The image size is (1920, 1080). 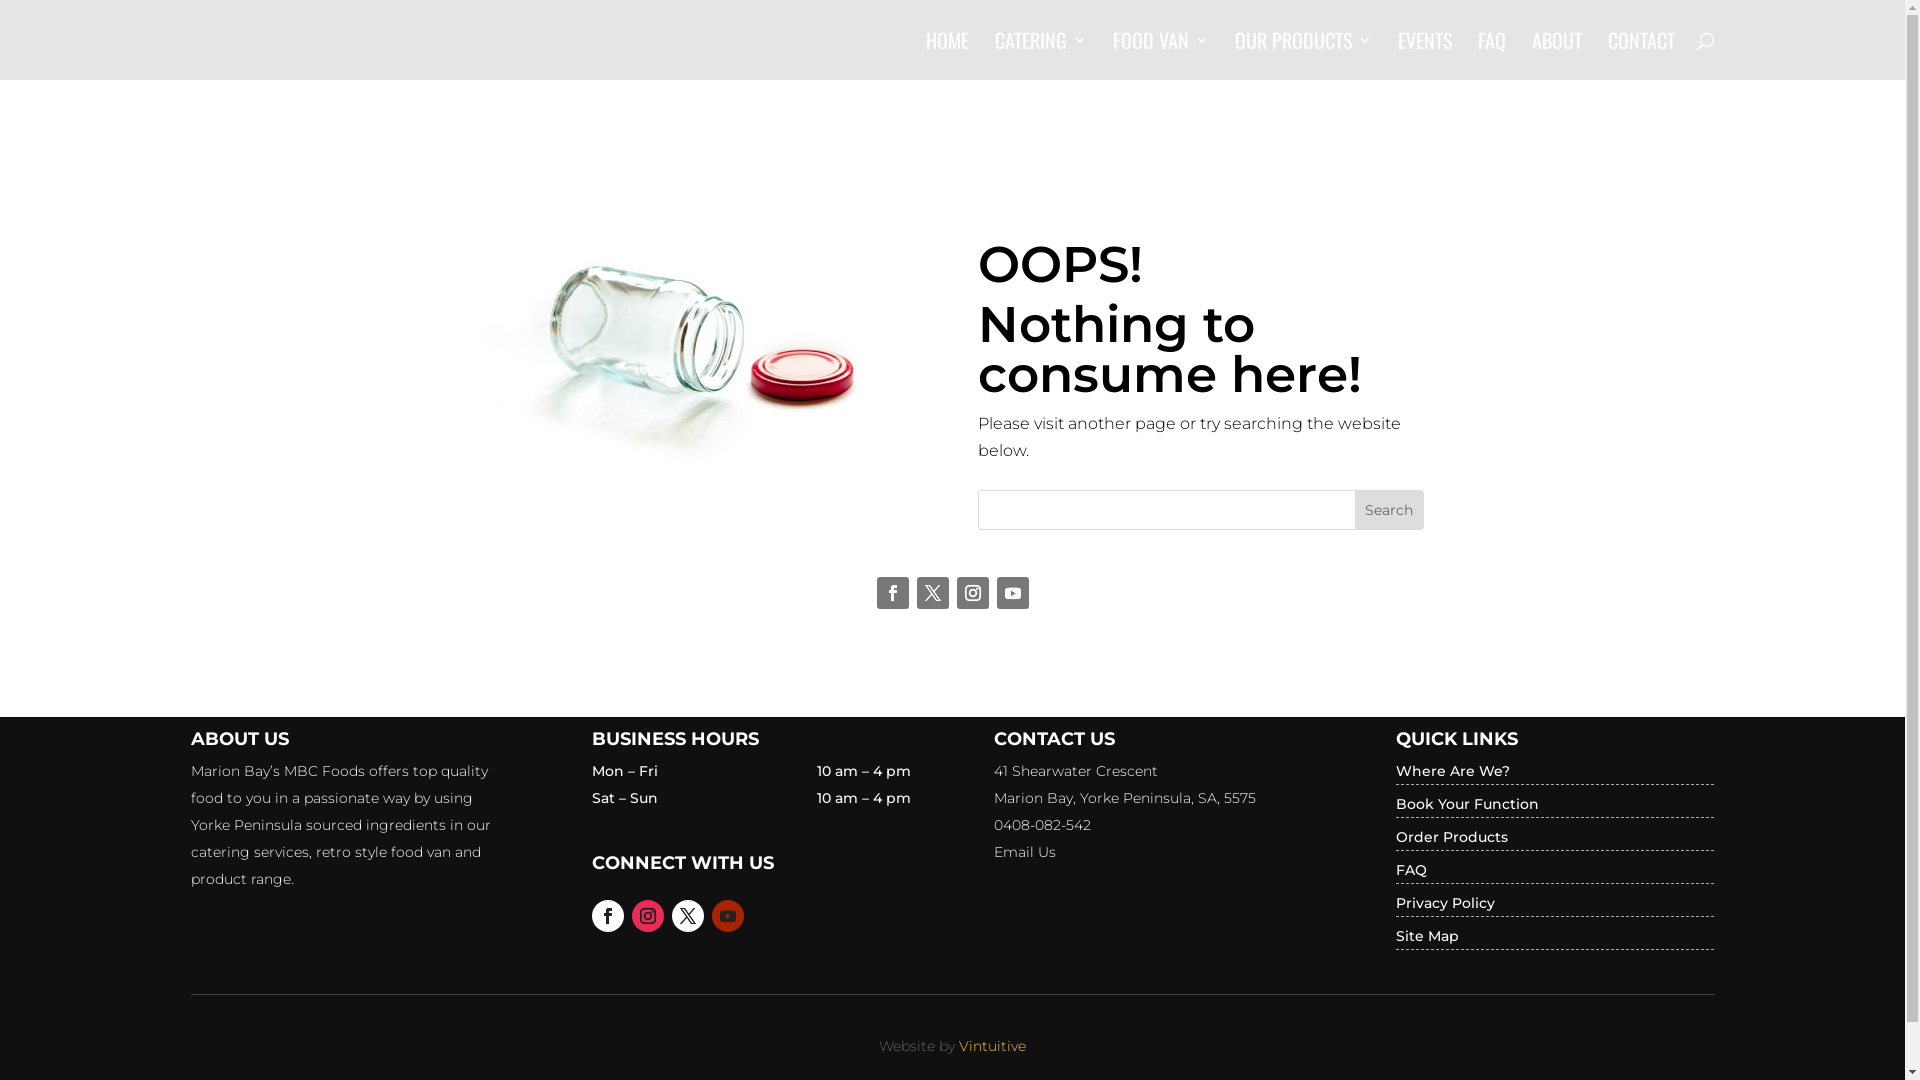 I want to click on 'EVENTS', so click(x=1424, y=55).